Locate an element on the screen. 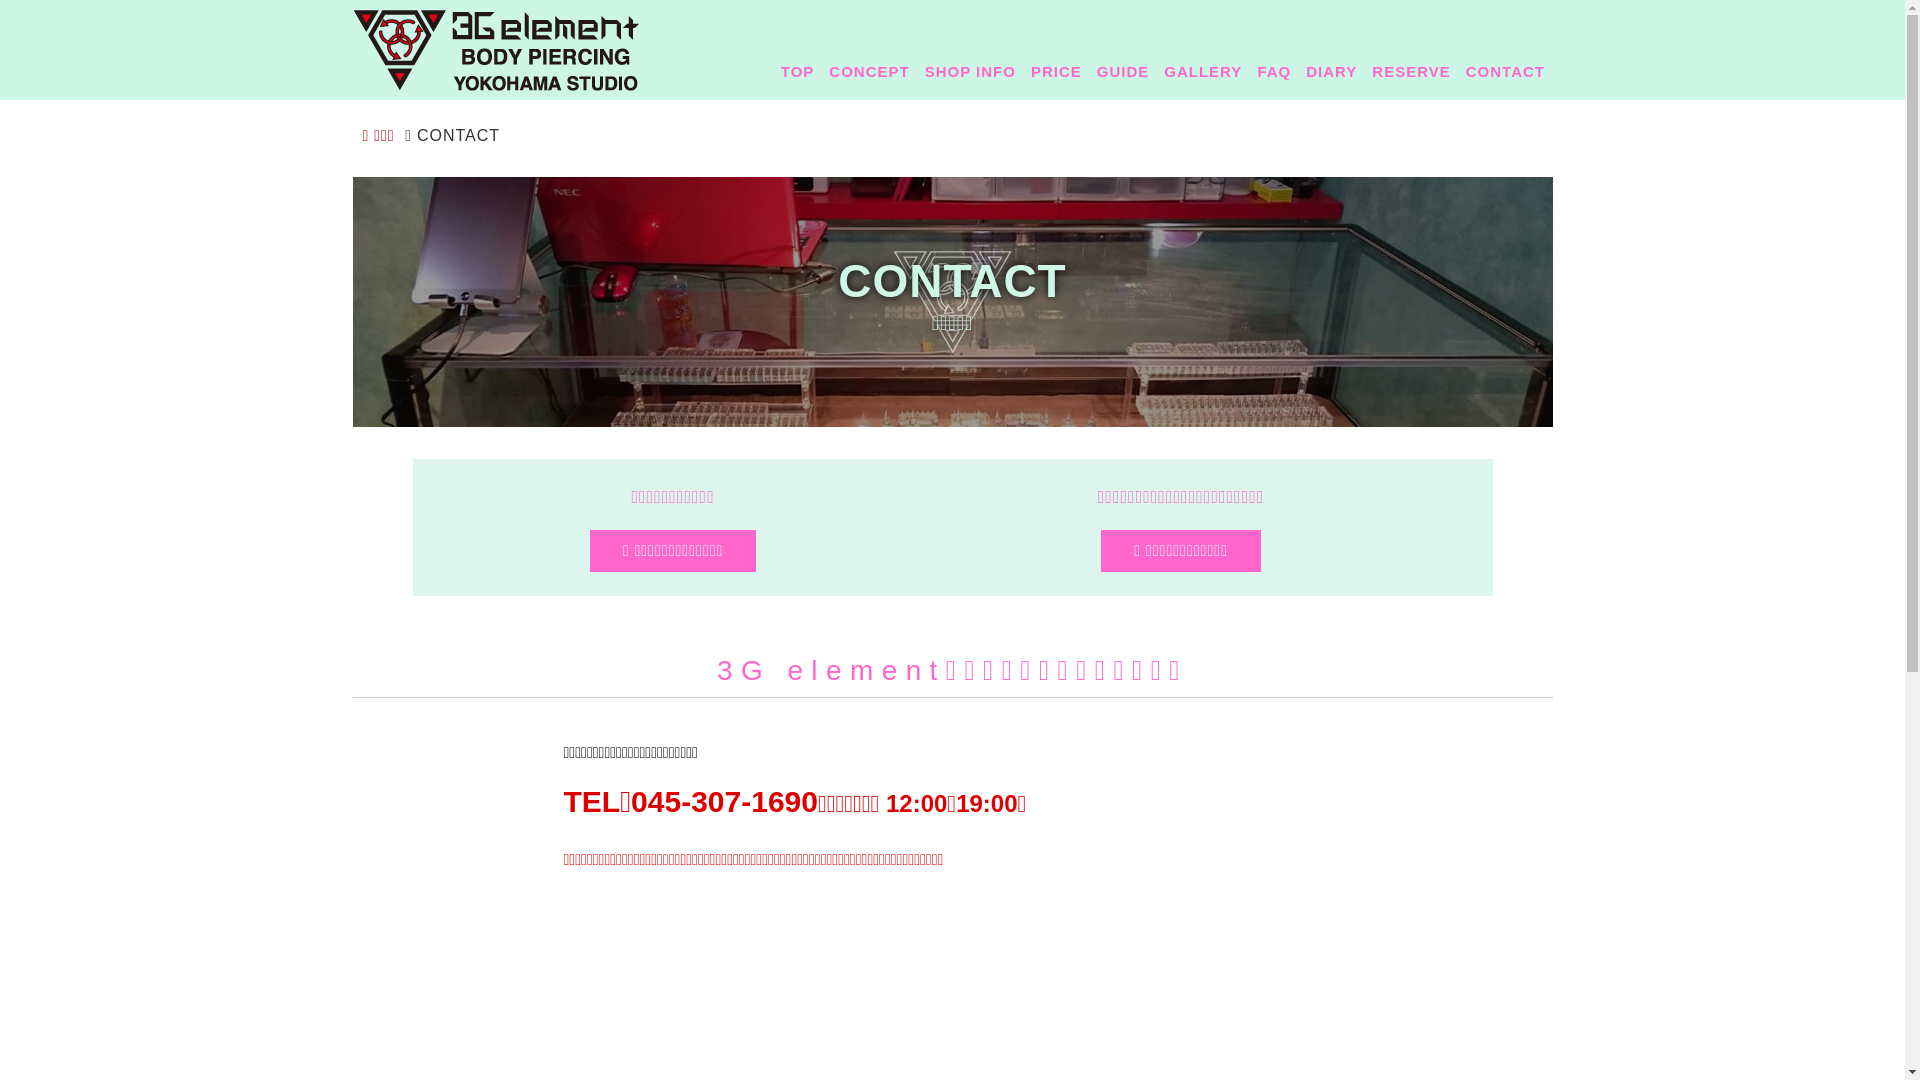  'SHOP INFO' is located at coordinates (969, 69).